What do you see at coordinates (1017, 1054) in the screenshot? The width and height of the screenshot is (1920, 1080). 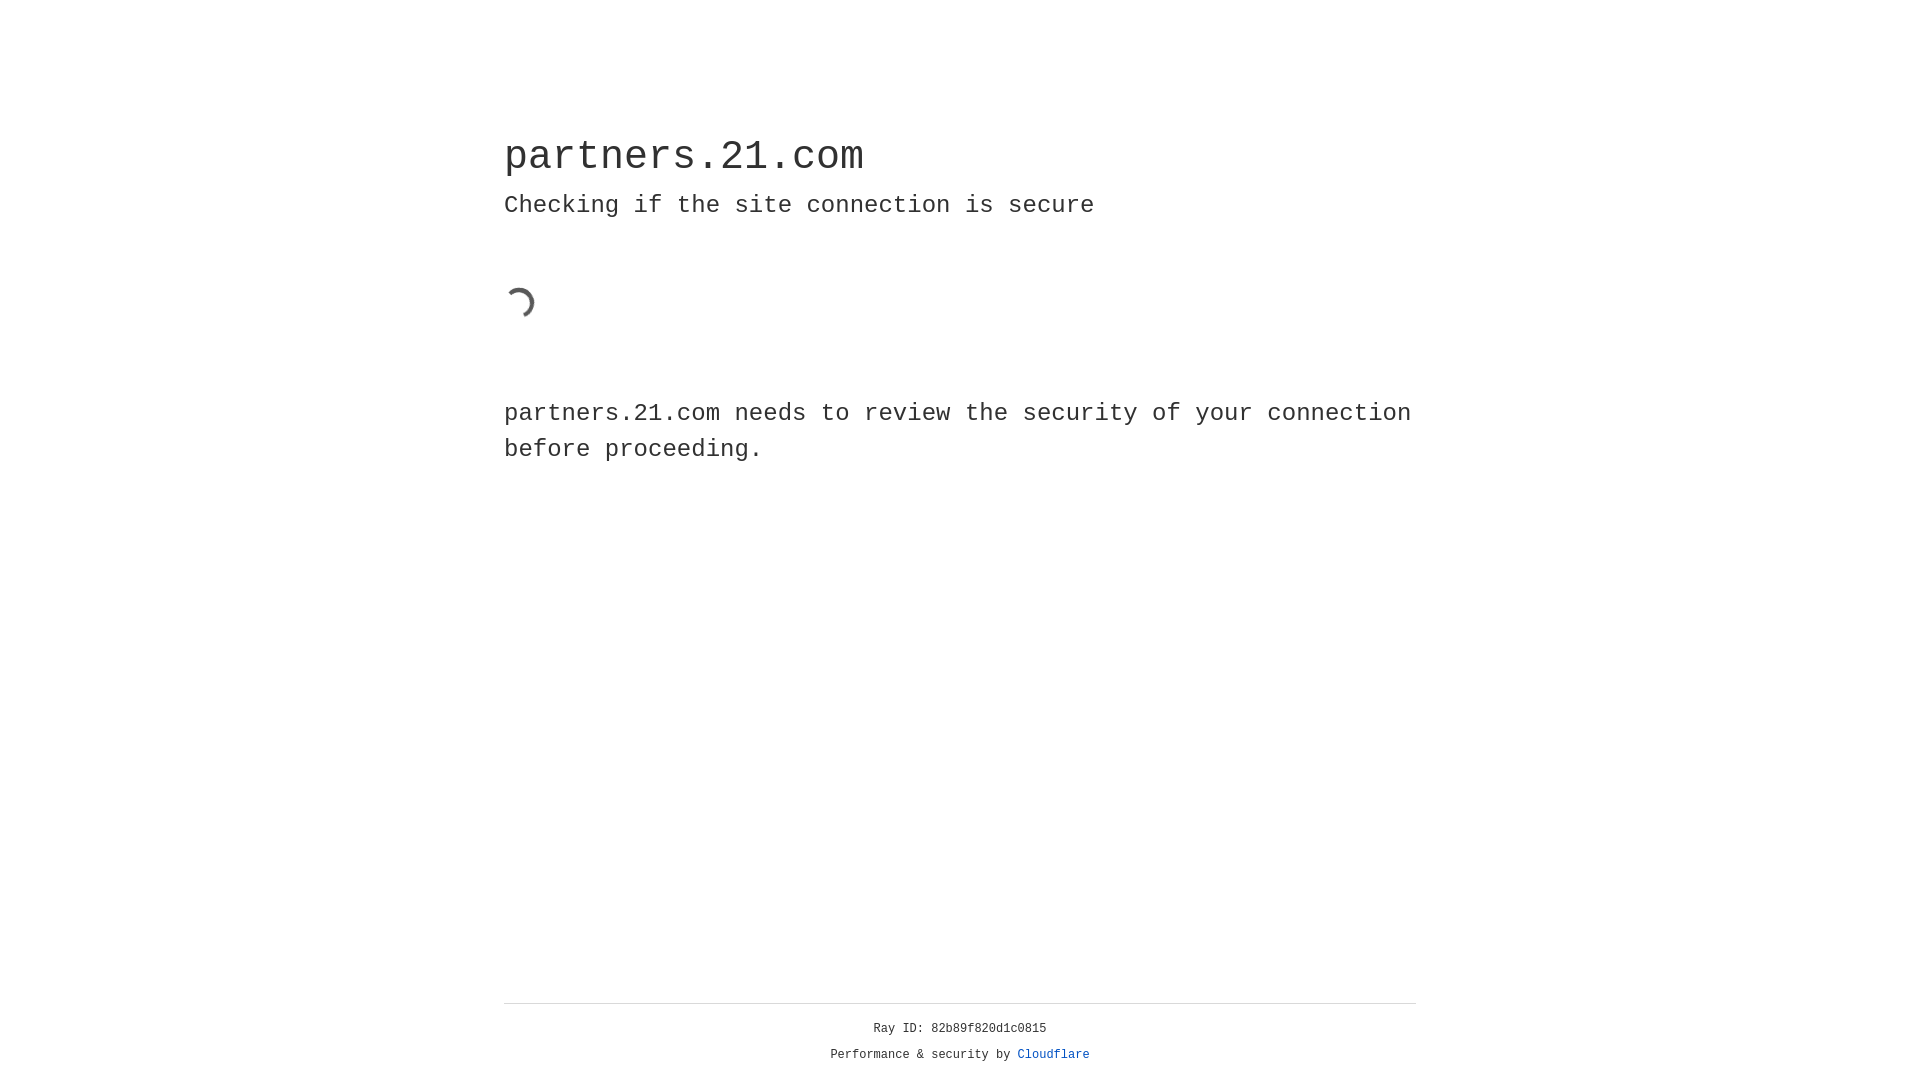 I see `'Cloudflare'` at bounding box center [1017, 1054].